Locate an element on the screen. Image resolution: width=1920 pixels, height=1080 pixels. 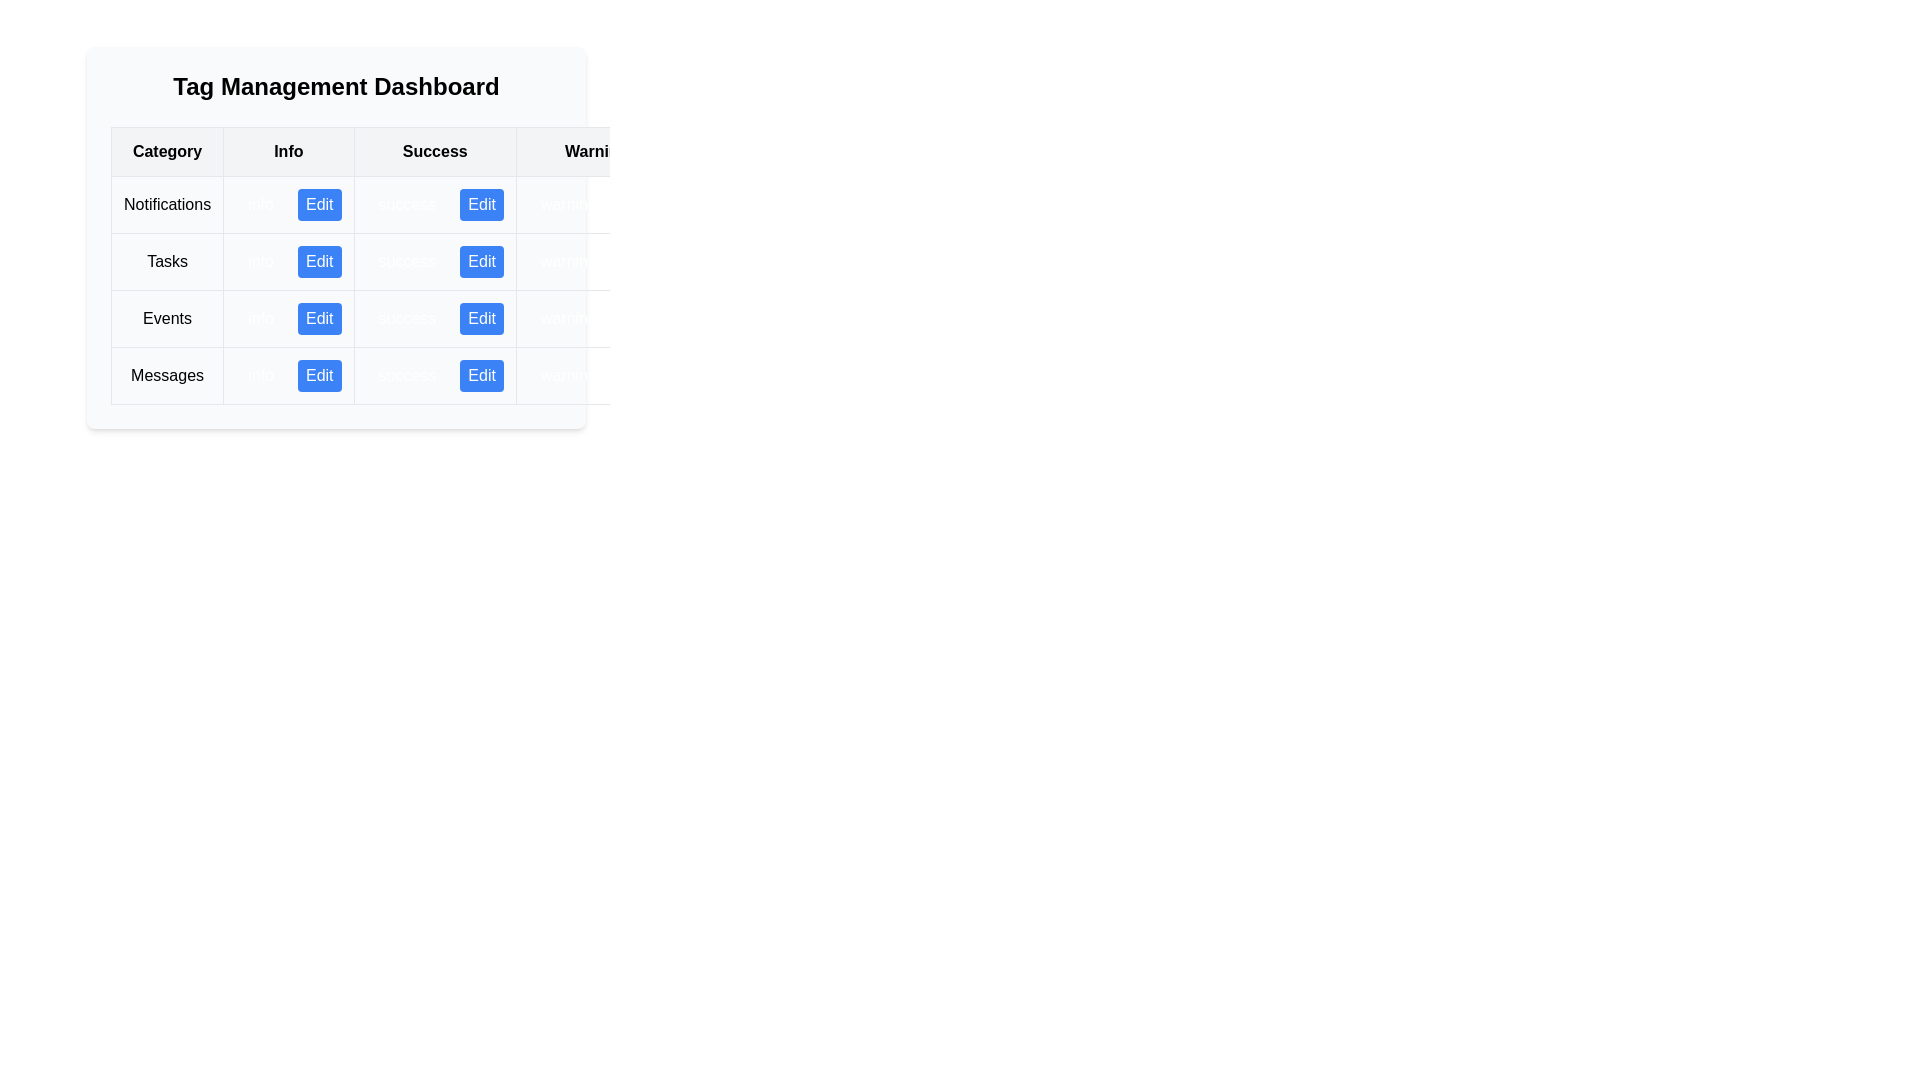
the 'Edit' button in the warning tag for the 'Events' category located in the fourth column under 'Warning' is located at coordinates (595, 318).